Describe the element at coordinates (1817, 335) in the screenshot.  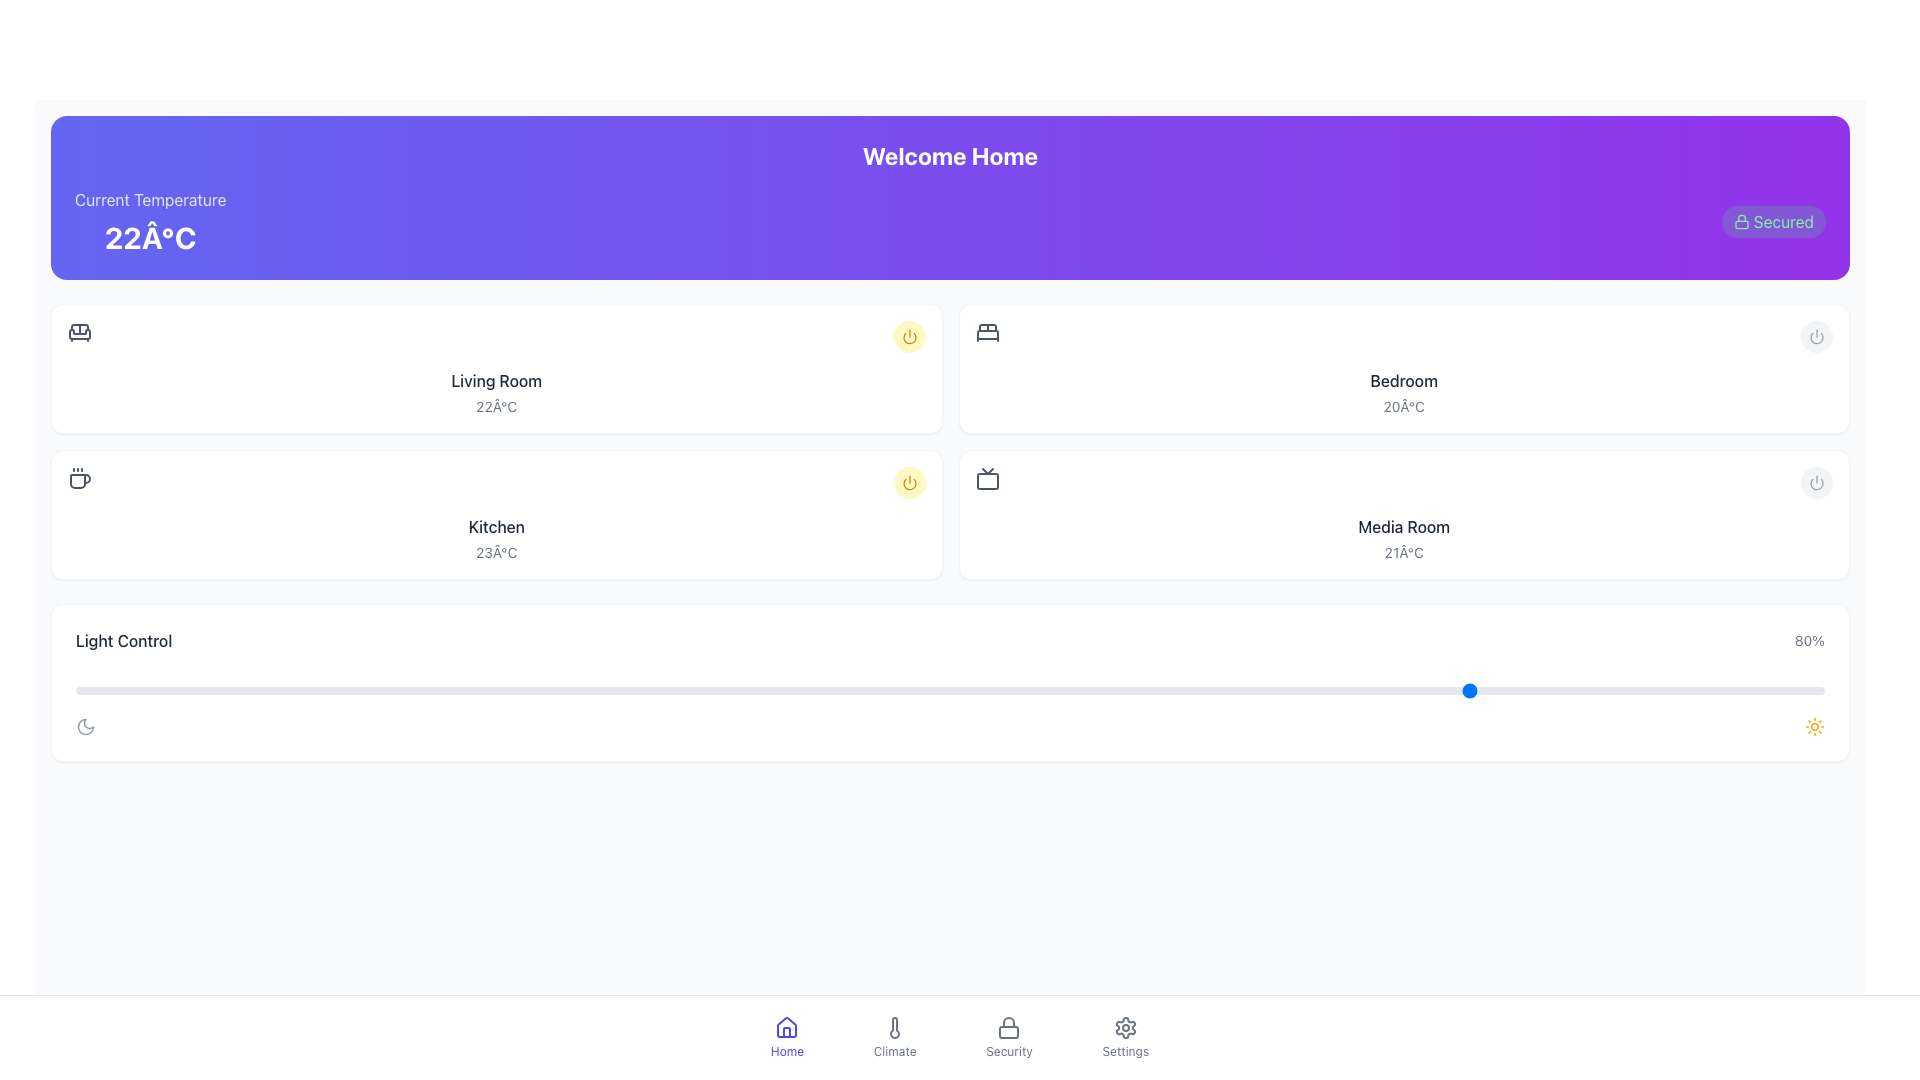
I see `the circular power button with a gray background and power icon located` at that location.